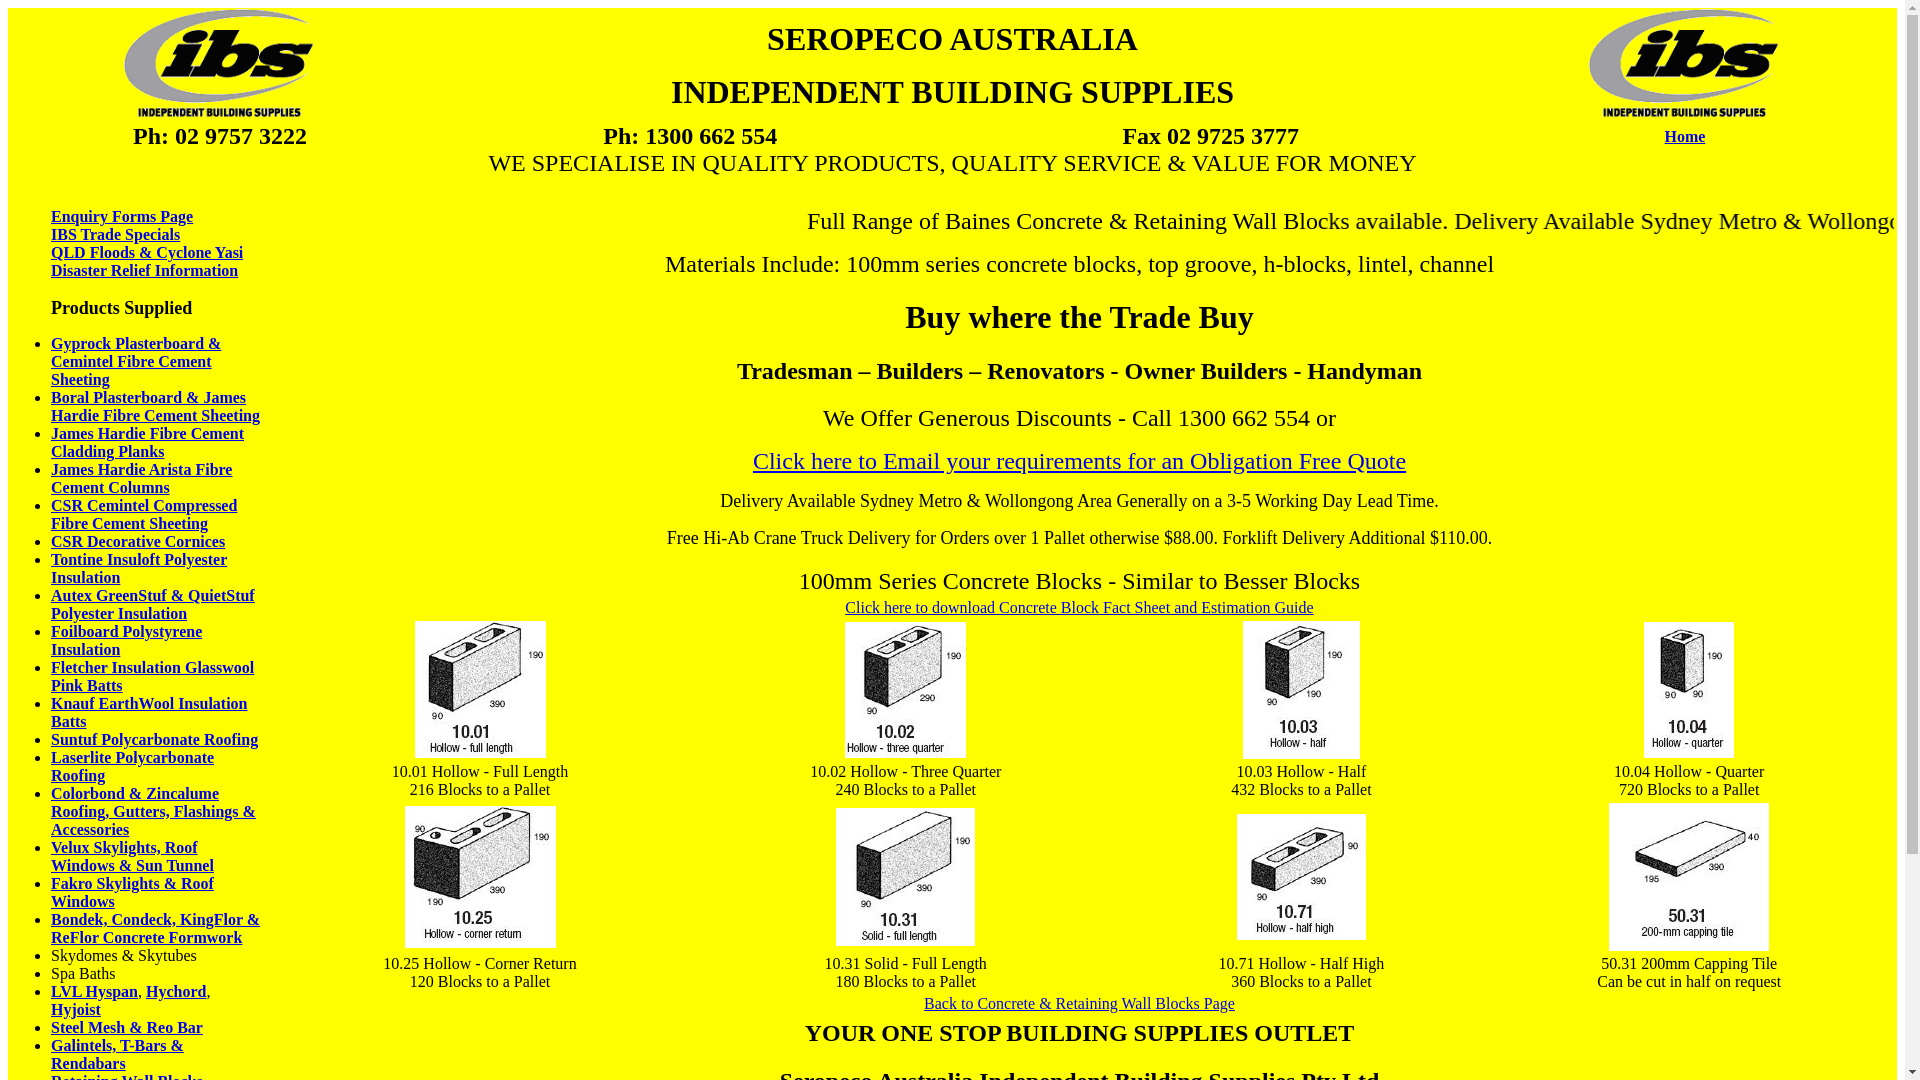 This screenshot has width=1920, height=1080. Describe the element at coordinates (134, 361) in the screenshot. I see `'Gyprock Plasterboard & Cemintel Fibre Cement Sheeting'` at that location.